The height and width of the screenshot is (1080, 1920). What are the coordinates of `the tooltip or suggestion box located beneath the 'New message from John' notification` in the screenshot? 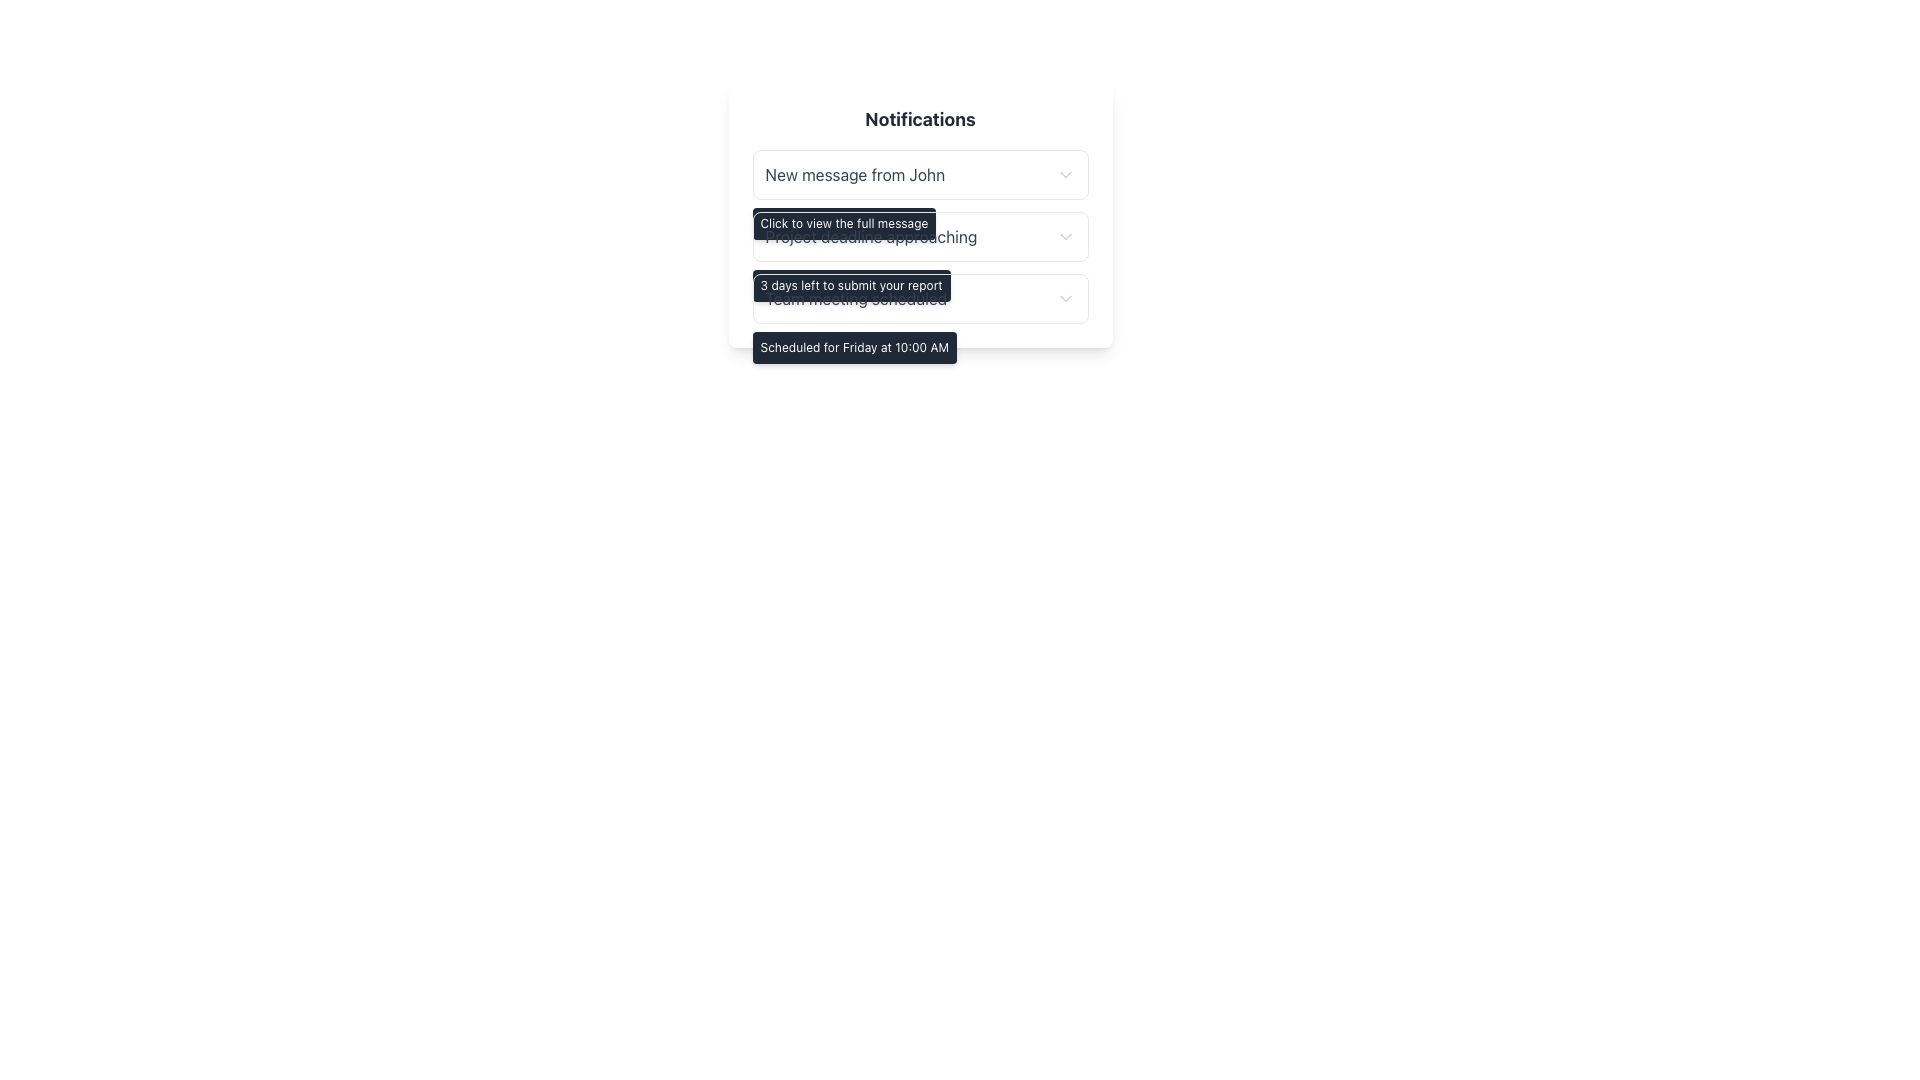 It's located at (844, 223).